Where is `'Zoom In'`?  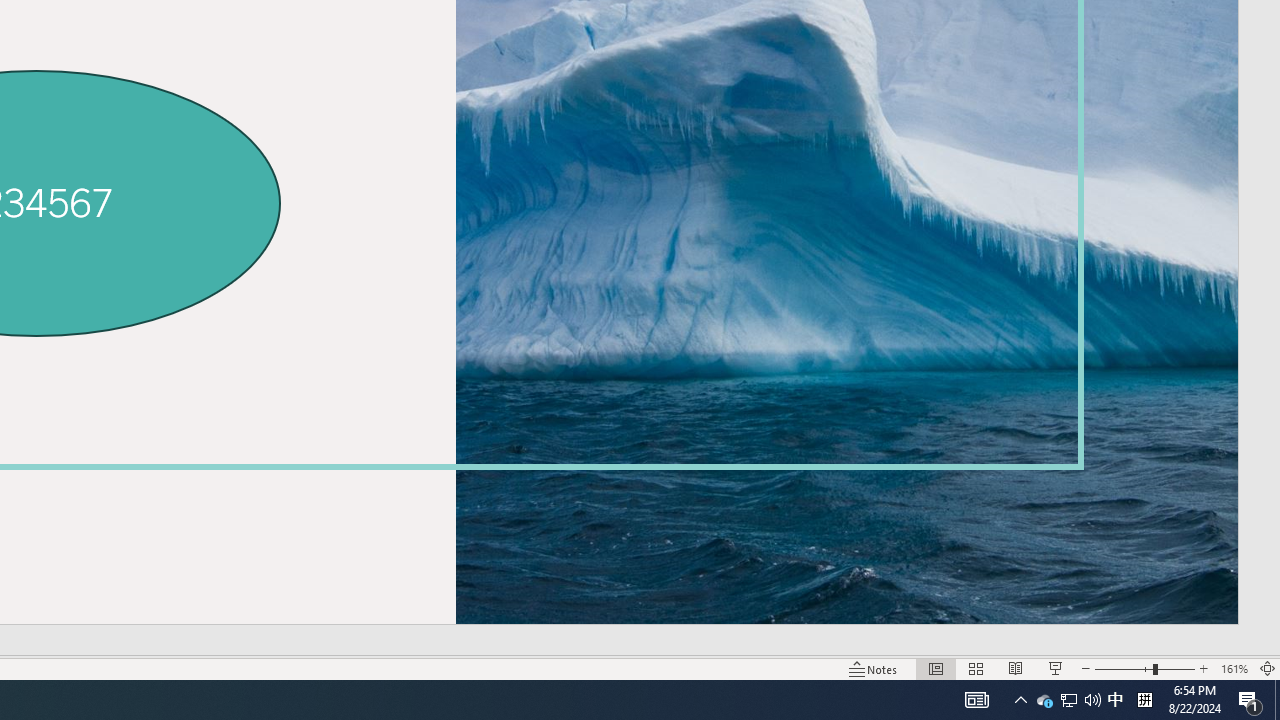
'Zoom In' is located at coordinates (1203, 669).